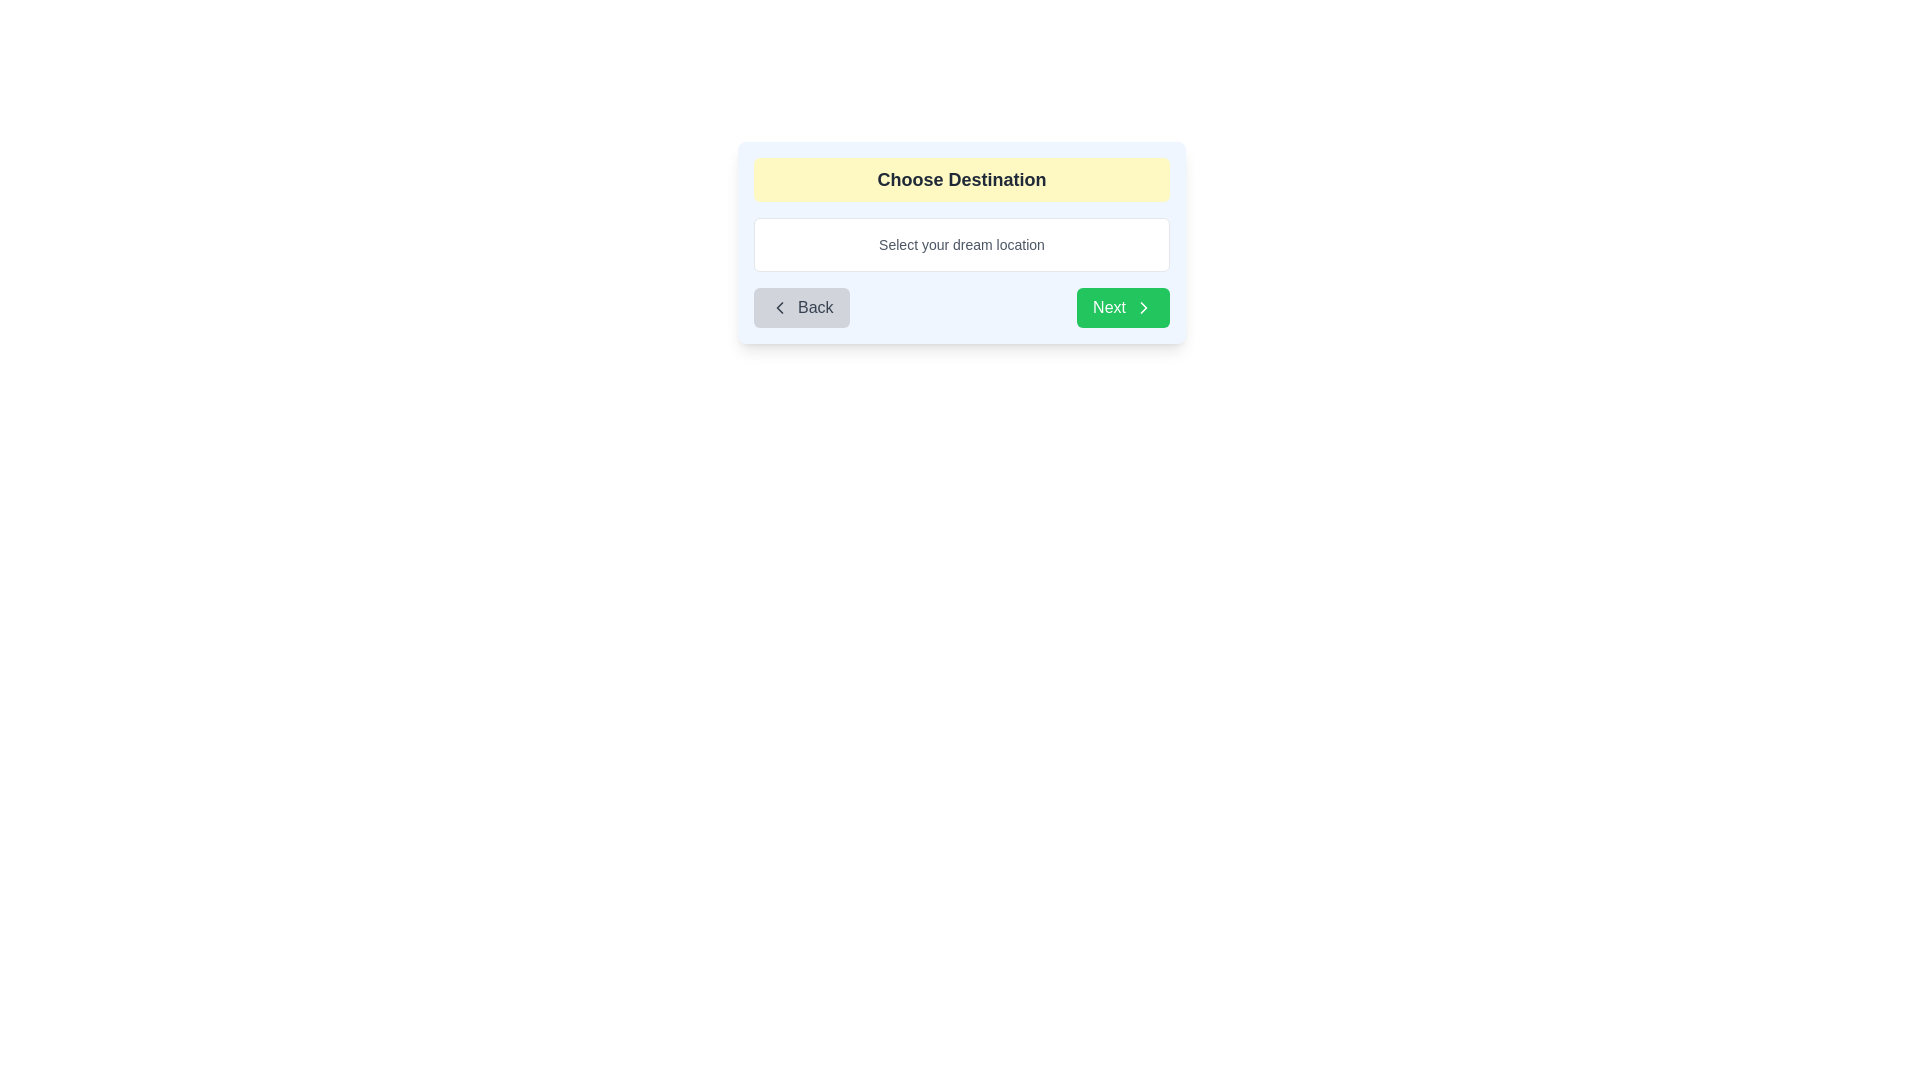 Image resolution: width=1920 pixels, height=1080 pixels. I want to click on the 'Back' button by clicking on the left chevron icon that visually indicates navigation to the previous page or step, so click(778, 308).